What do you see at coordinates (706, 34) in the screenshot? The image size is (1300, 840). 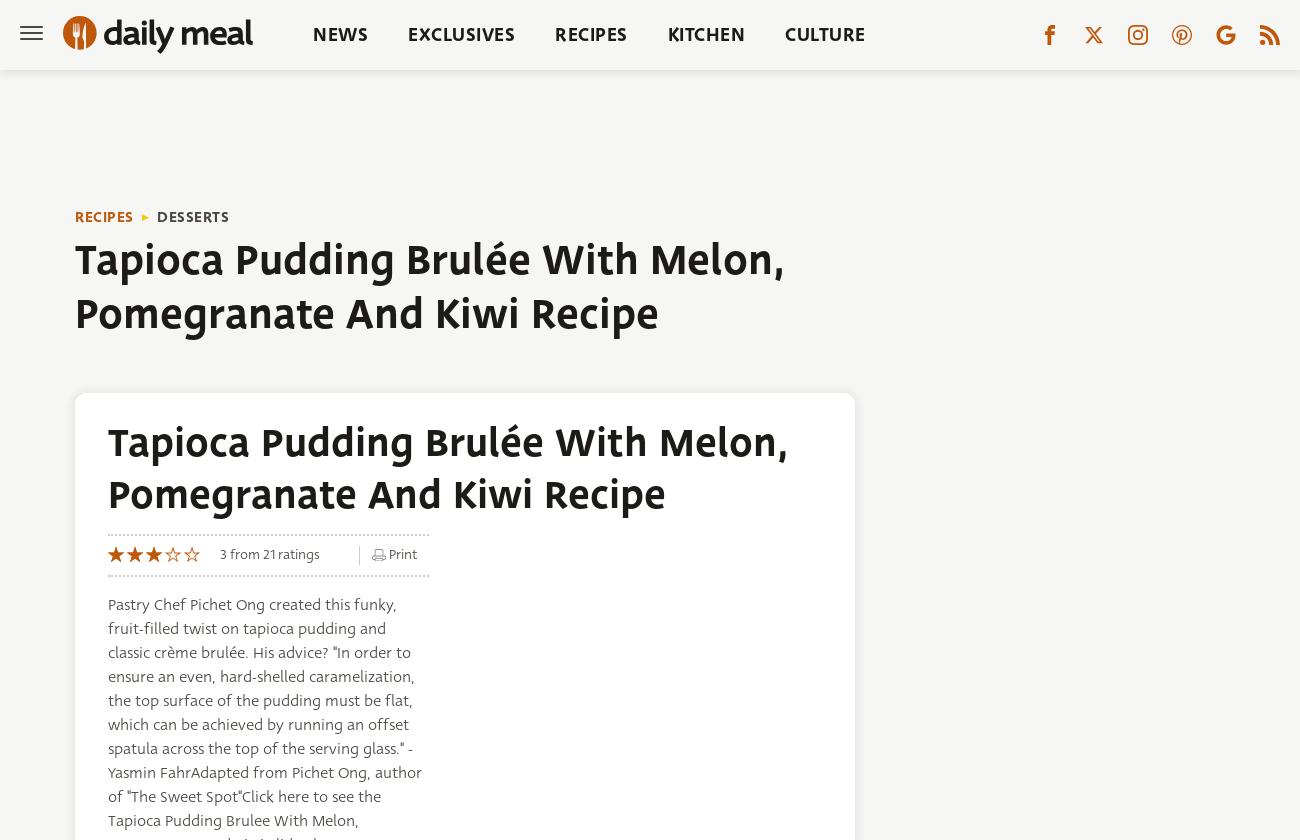 I see `'Kitchen'` at bounding box center [706, 34].